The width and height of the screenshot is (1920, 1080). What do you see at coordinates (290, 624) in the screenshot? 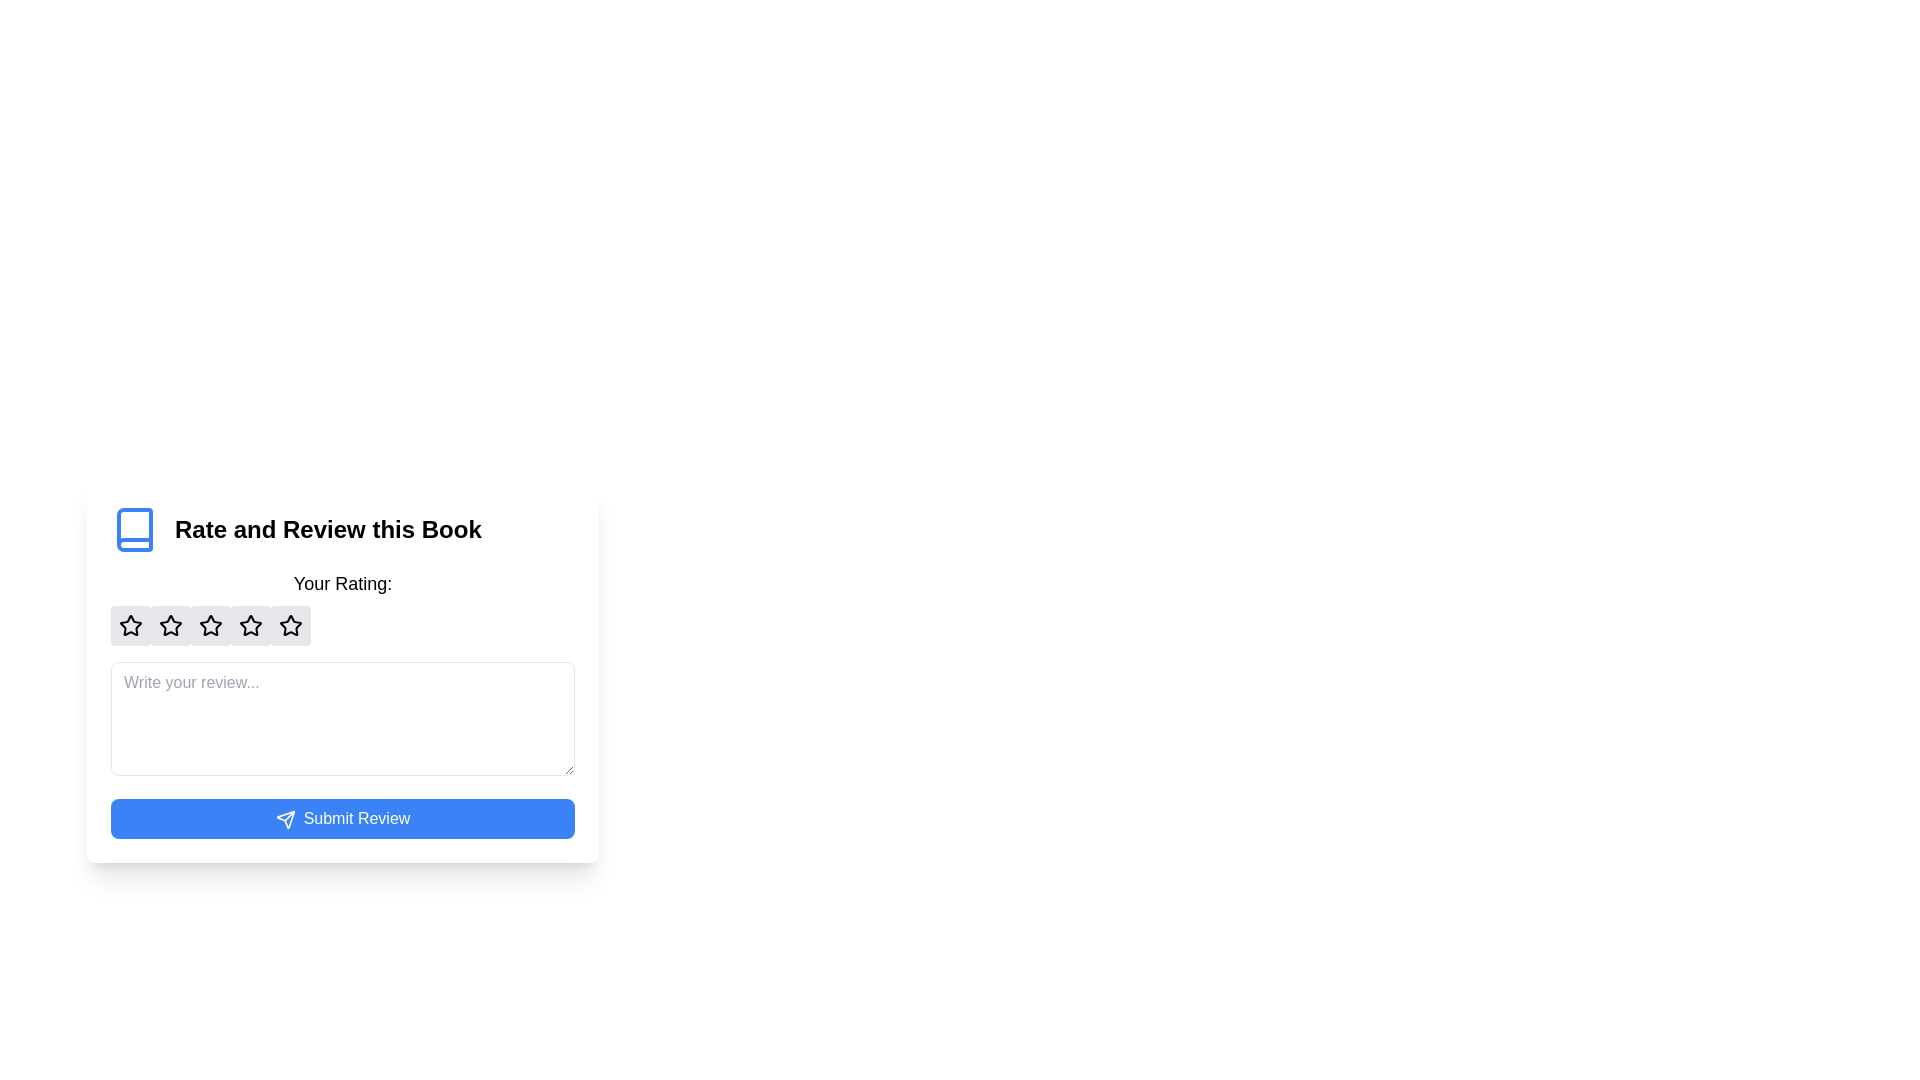
I see `the fifth rating star icon` at bounding box center [290, 624].